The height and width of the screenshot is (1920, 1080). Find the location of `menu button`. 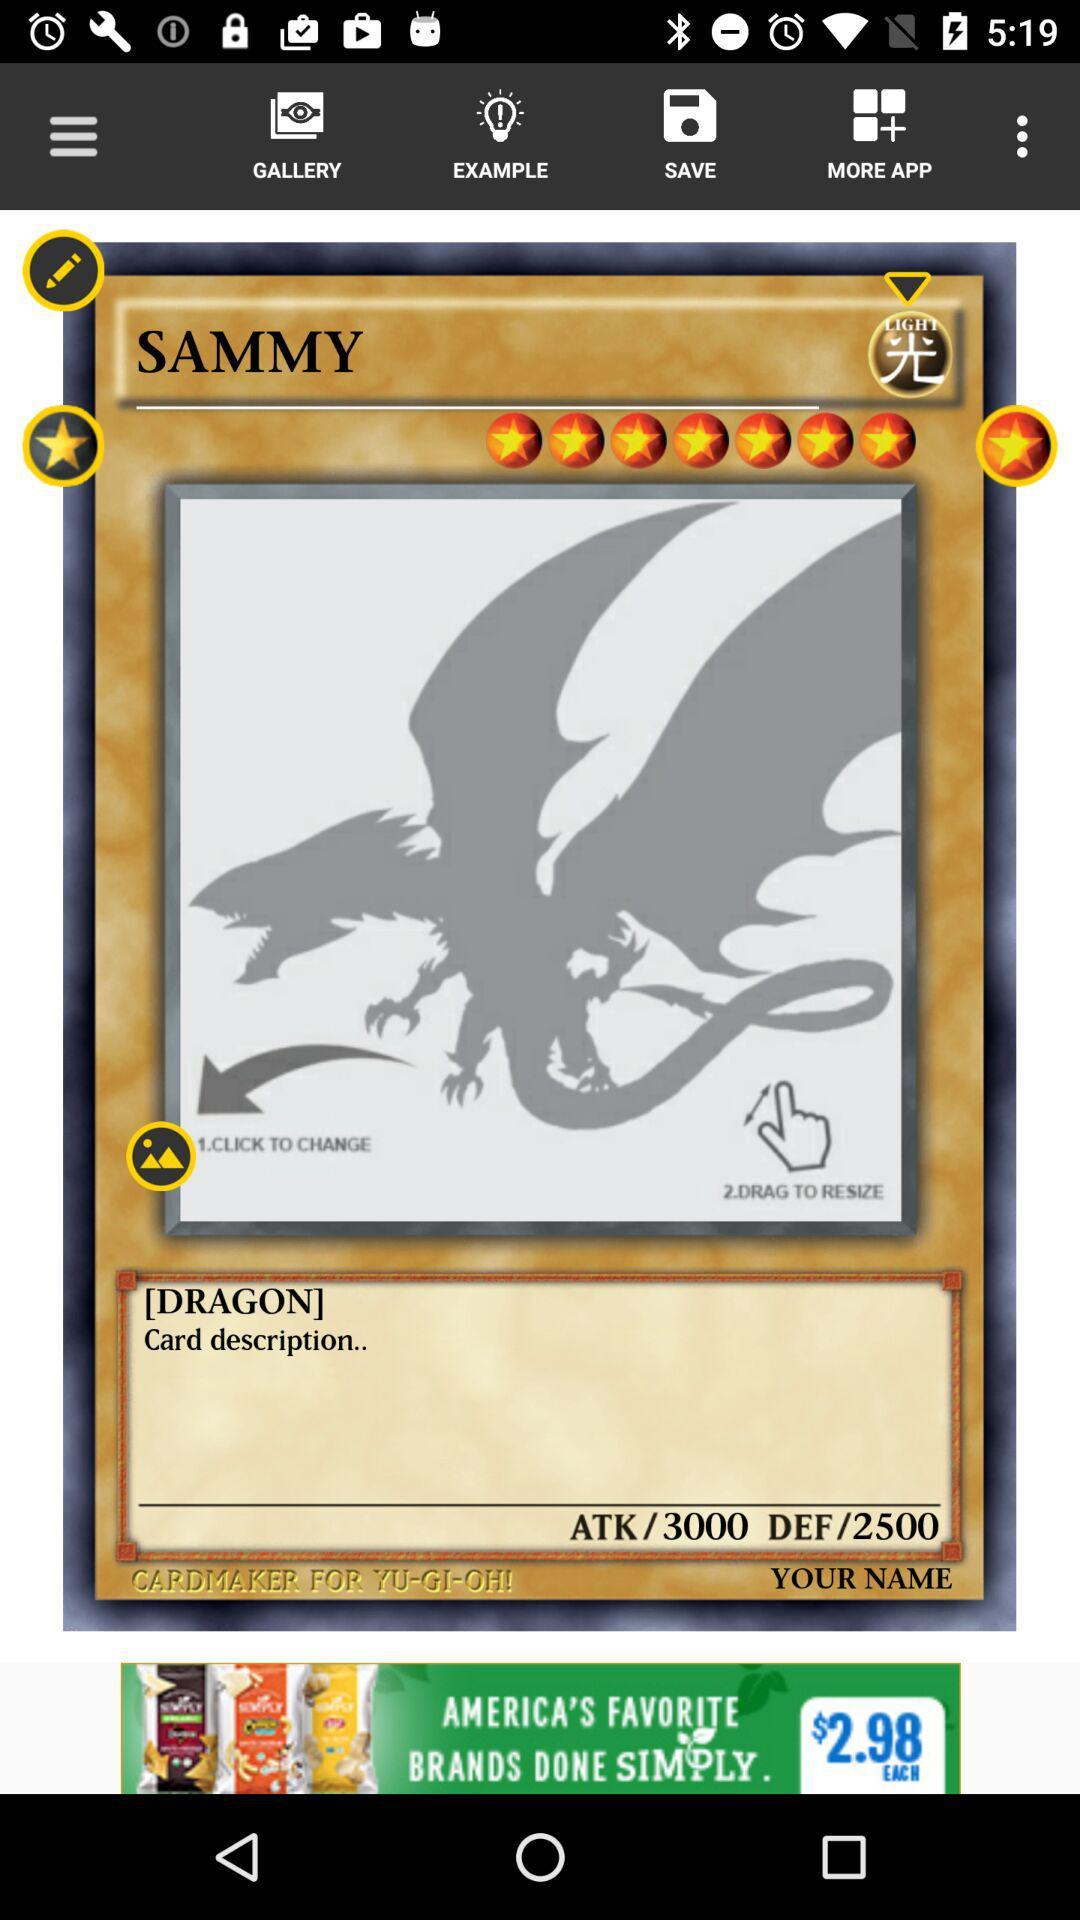

menu button is located at coordinates (72, 135).